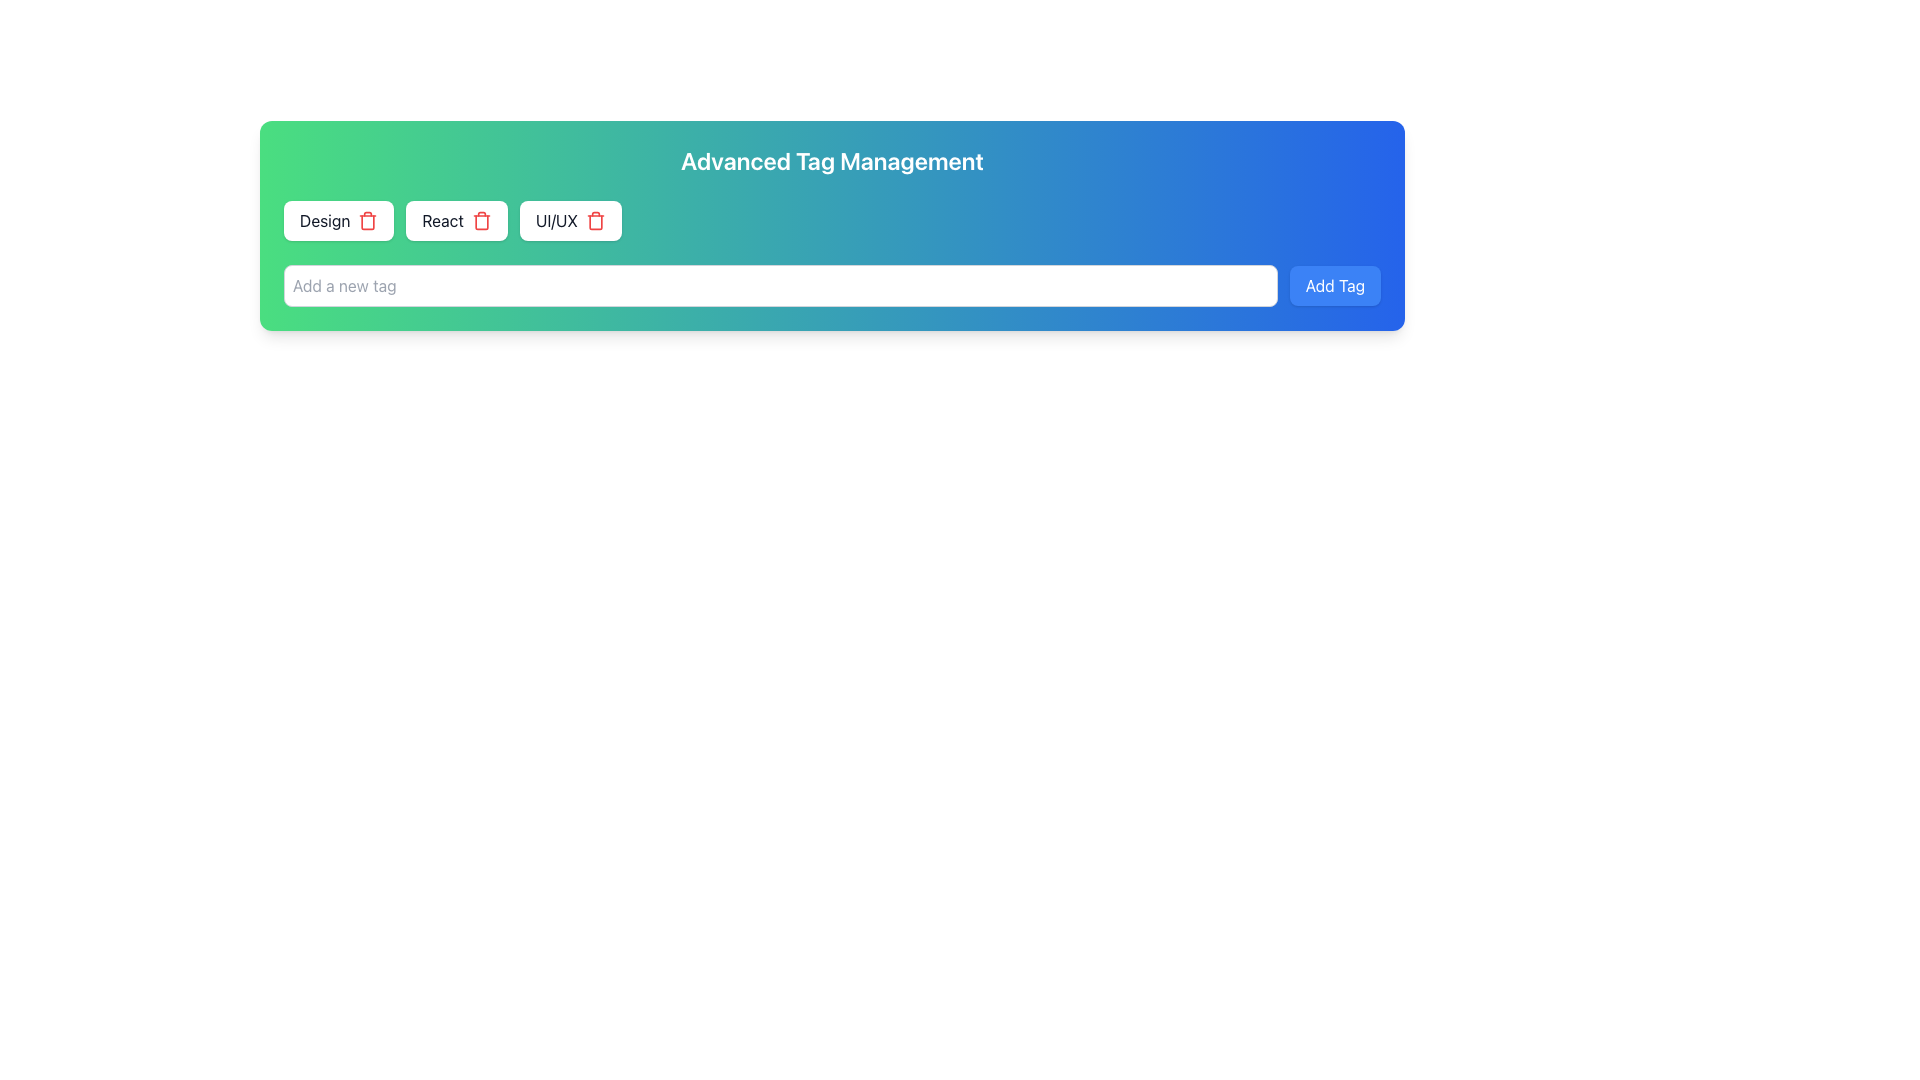 The height and width of the screenshot is (1080, 1920). Describe the element at coordinates (556, 220) in the screenshot. I see `the text display element that shows 'UI/UX' in bold black font, located in the third position of a series of similar containers` at that location.